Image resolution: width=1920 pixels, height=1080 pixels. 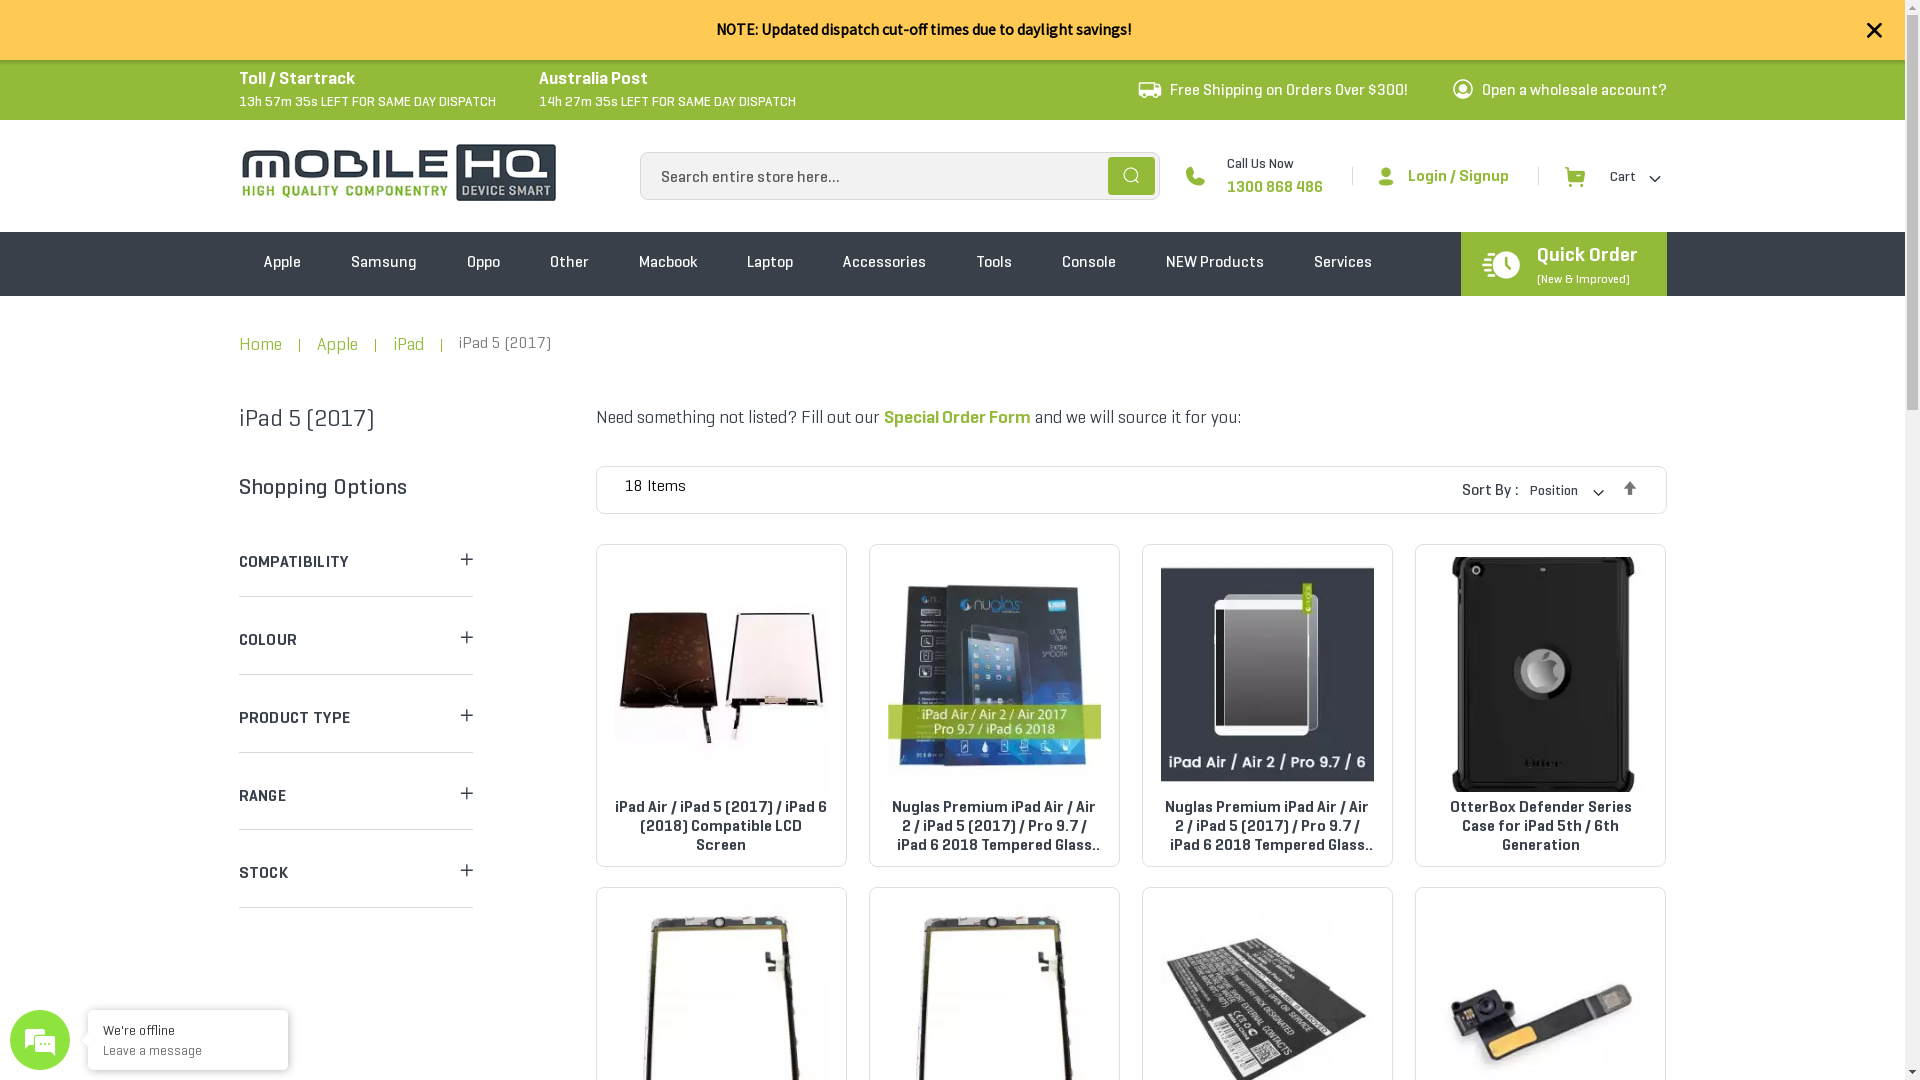 What do you see at coordinates (280, 202) in the screenshot?
I see `'Apple'` at bounding box center [280, 202].